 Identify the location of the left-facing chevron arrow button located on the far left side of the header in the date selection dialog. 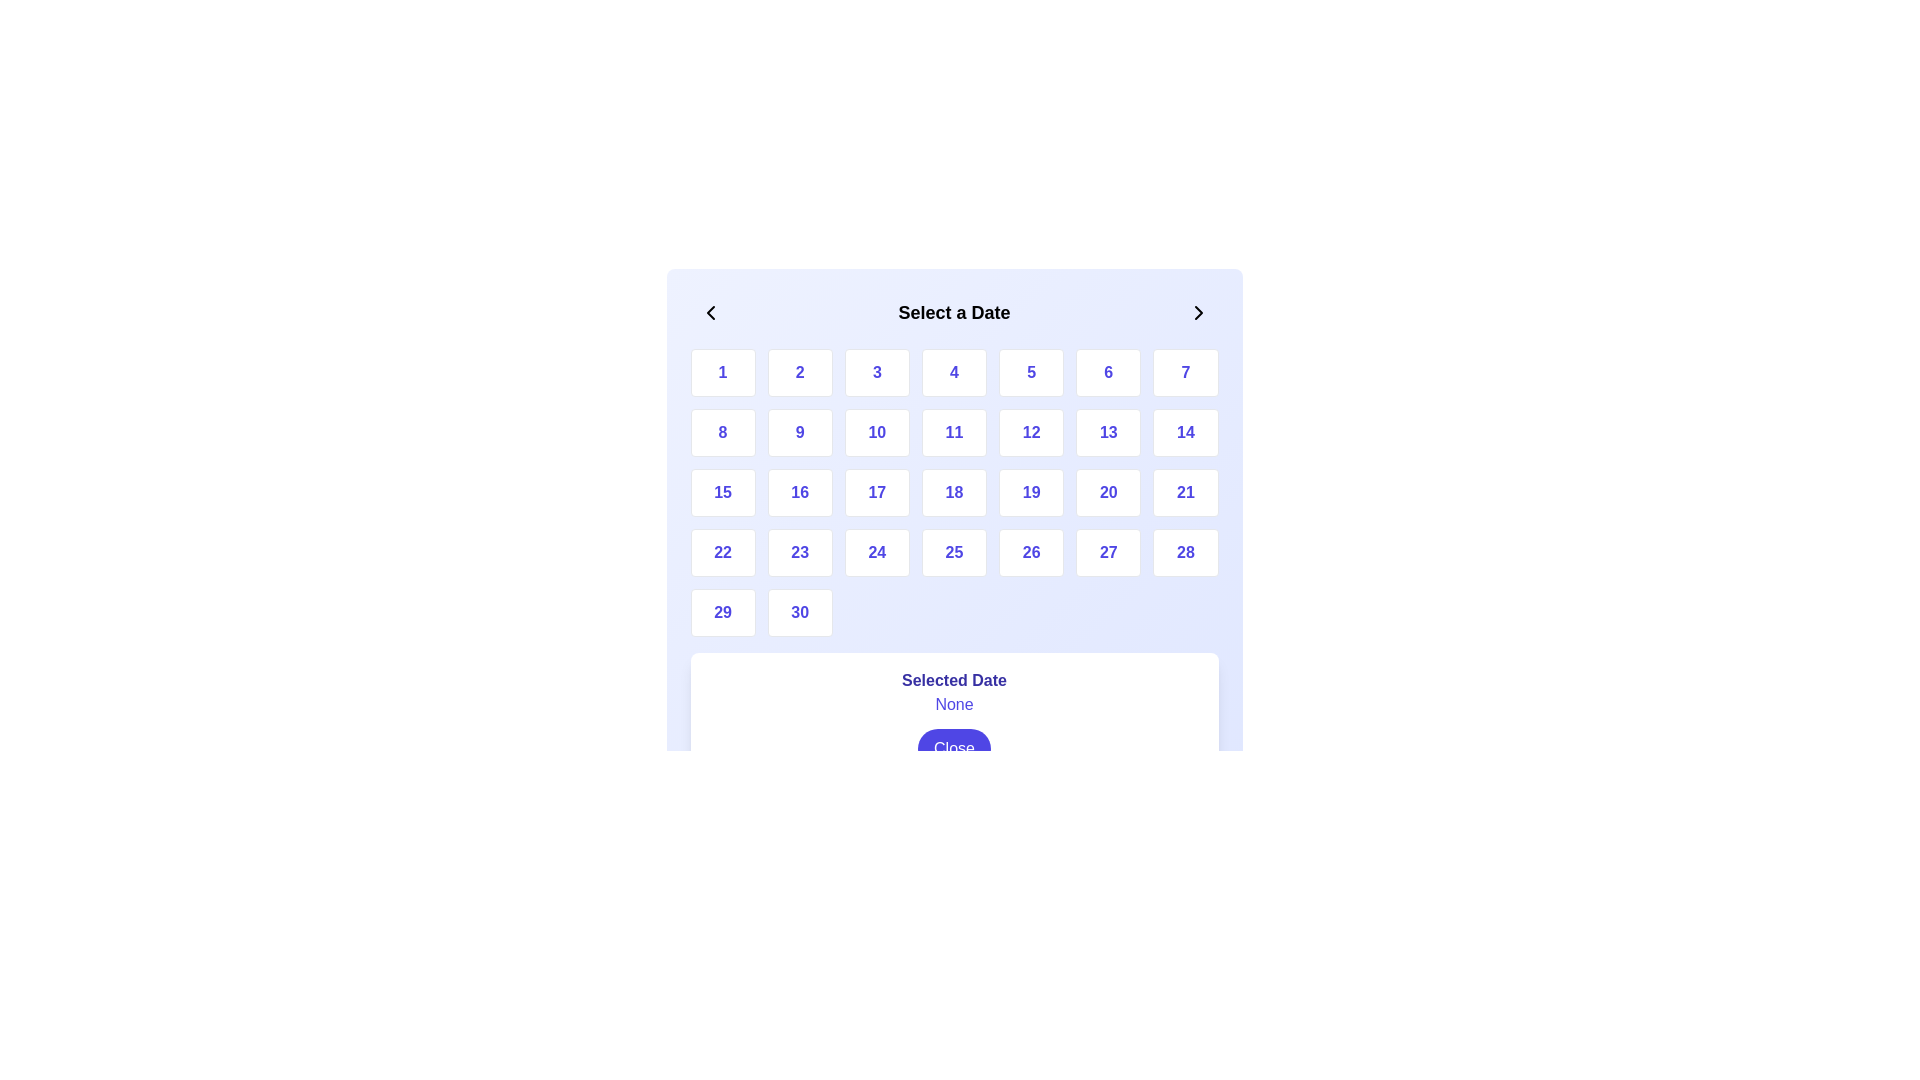
(710, 312).